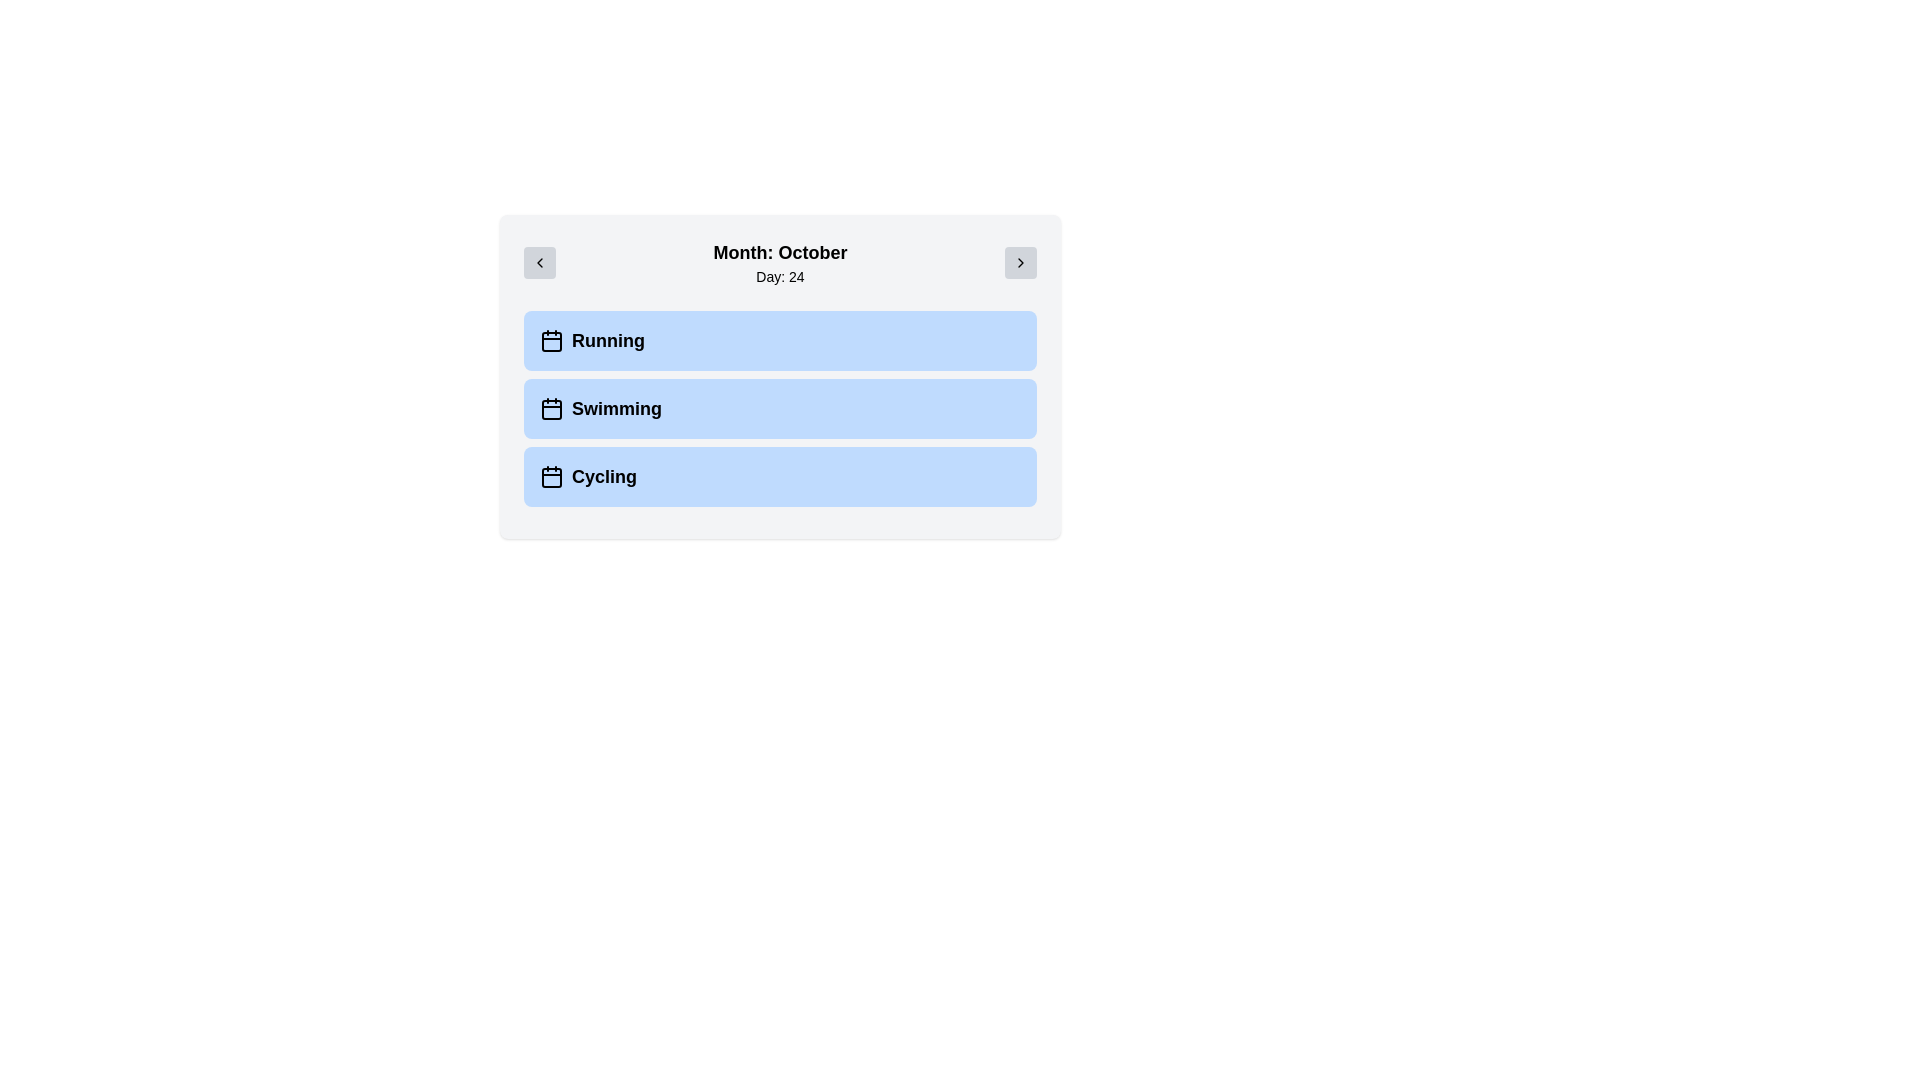  I want to click on the bold text label 'Cycling' which is styled prominently in a blue rounded rectangular area, located below the 'Running' and 'Swimming' labels in a vertical list, so click(603, 477).